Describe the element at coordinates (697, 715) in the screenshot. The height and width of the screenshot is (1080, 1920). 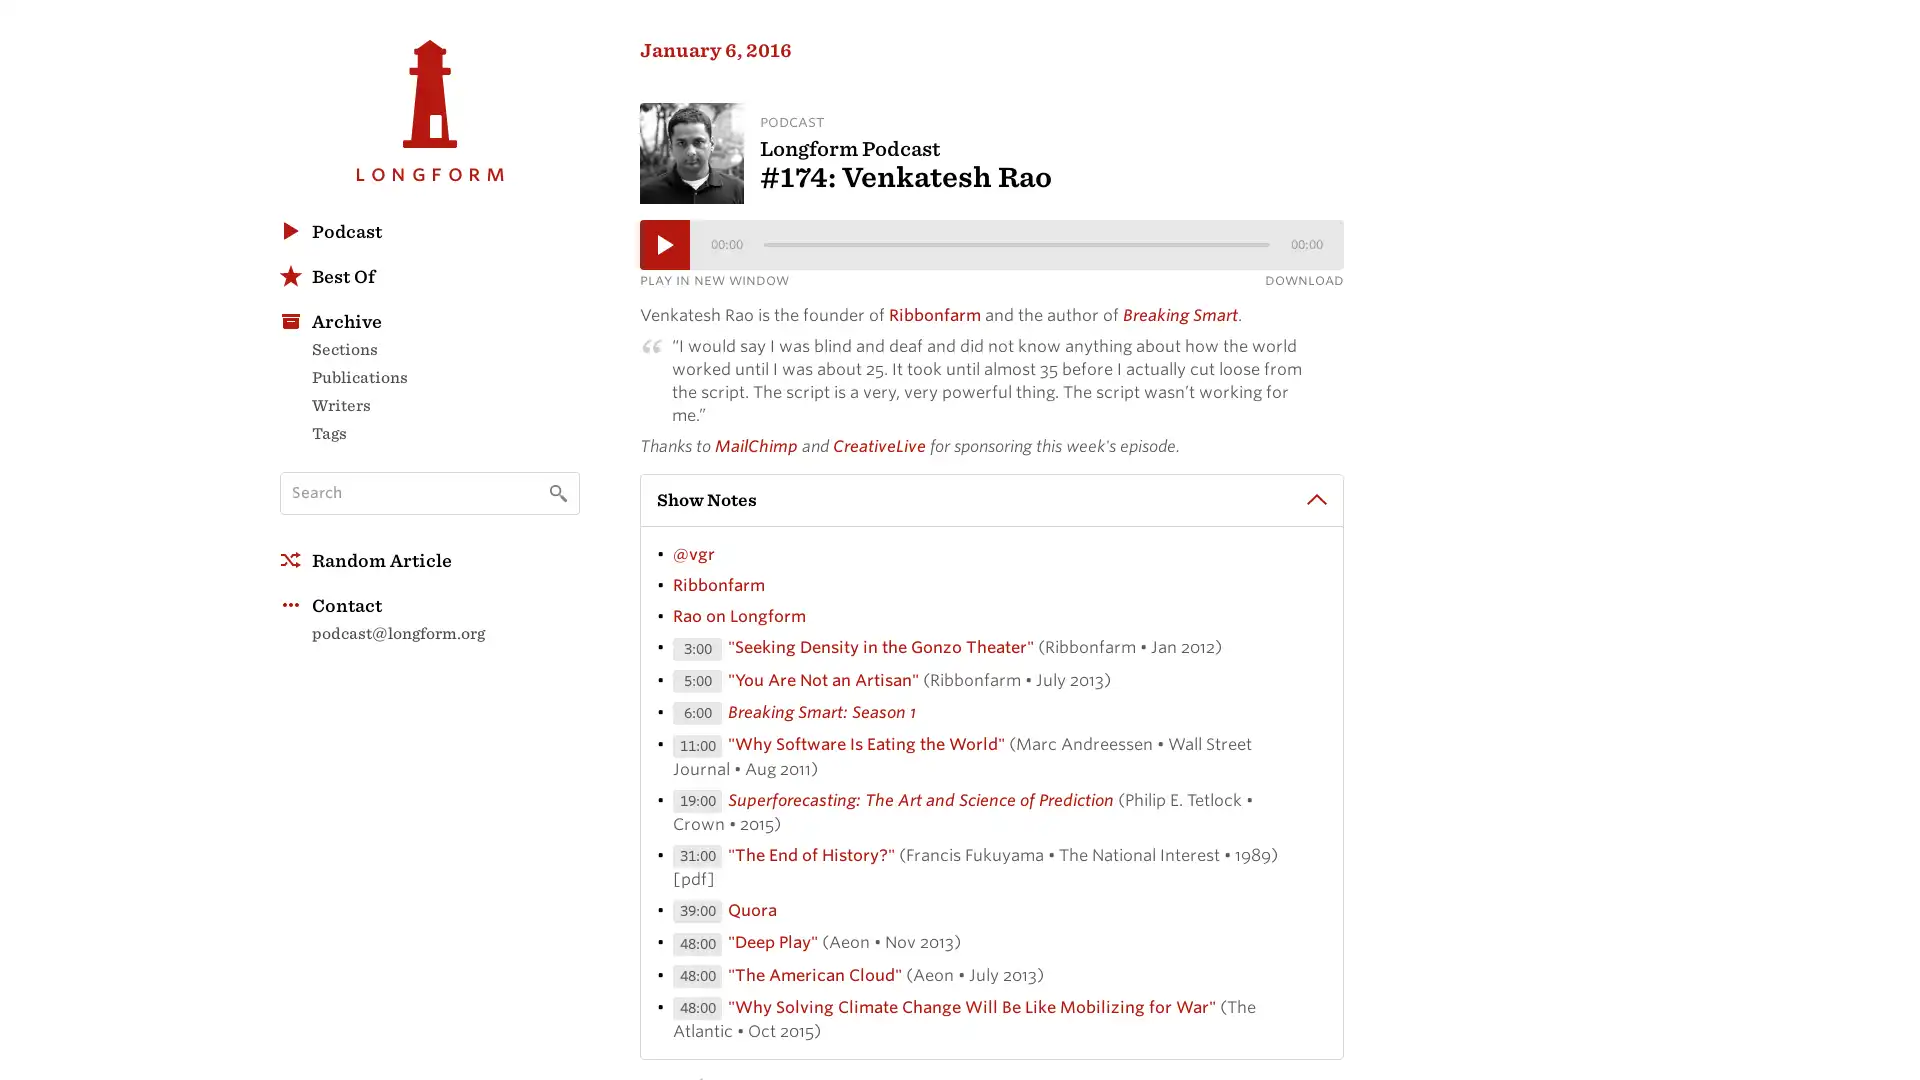
I see `6:00` at that location.